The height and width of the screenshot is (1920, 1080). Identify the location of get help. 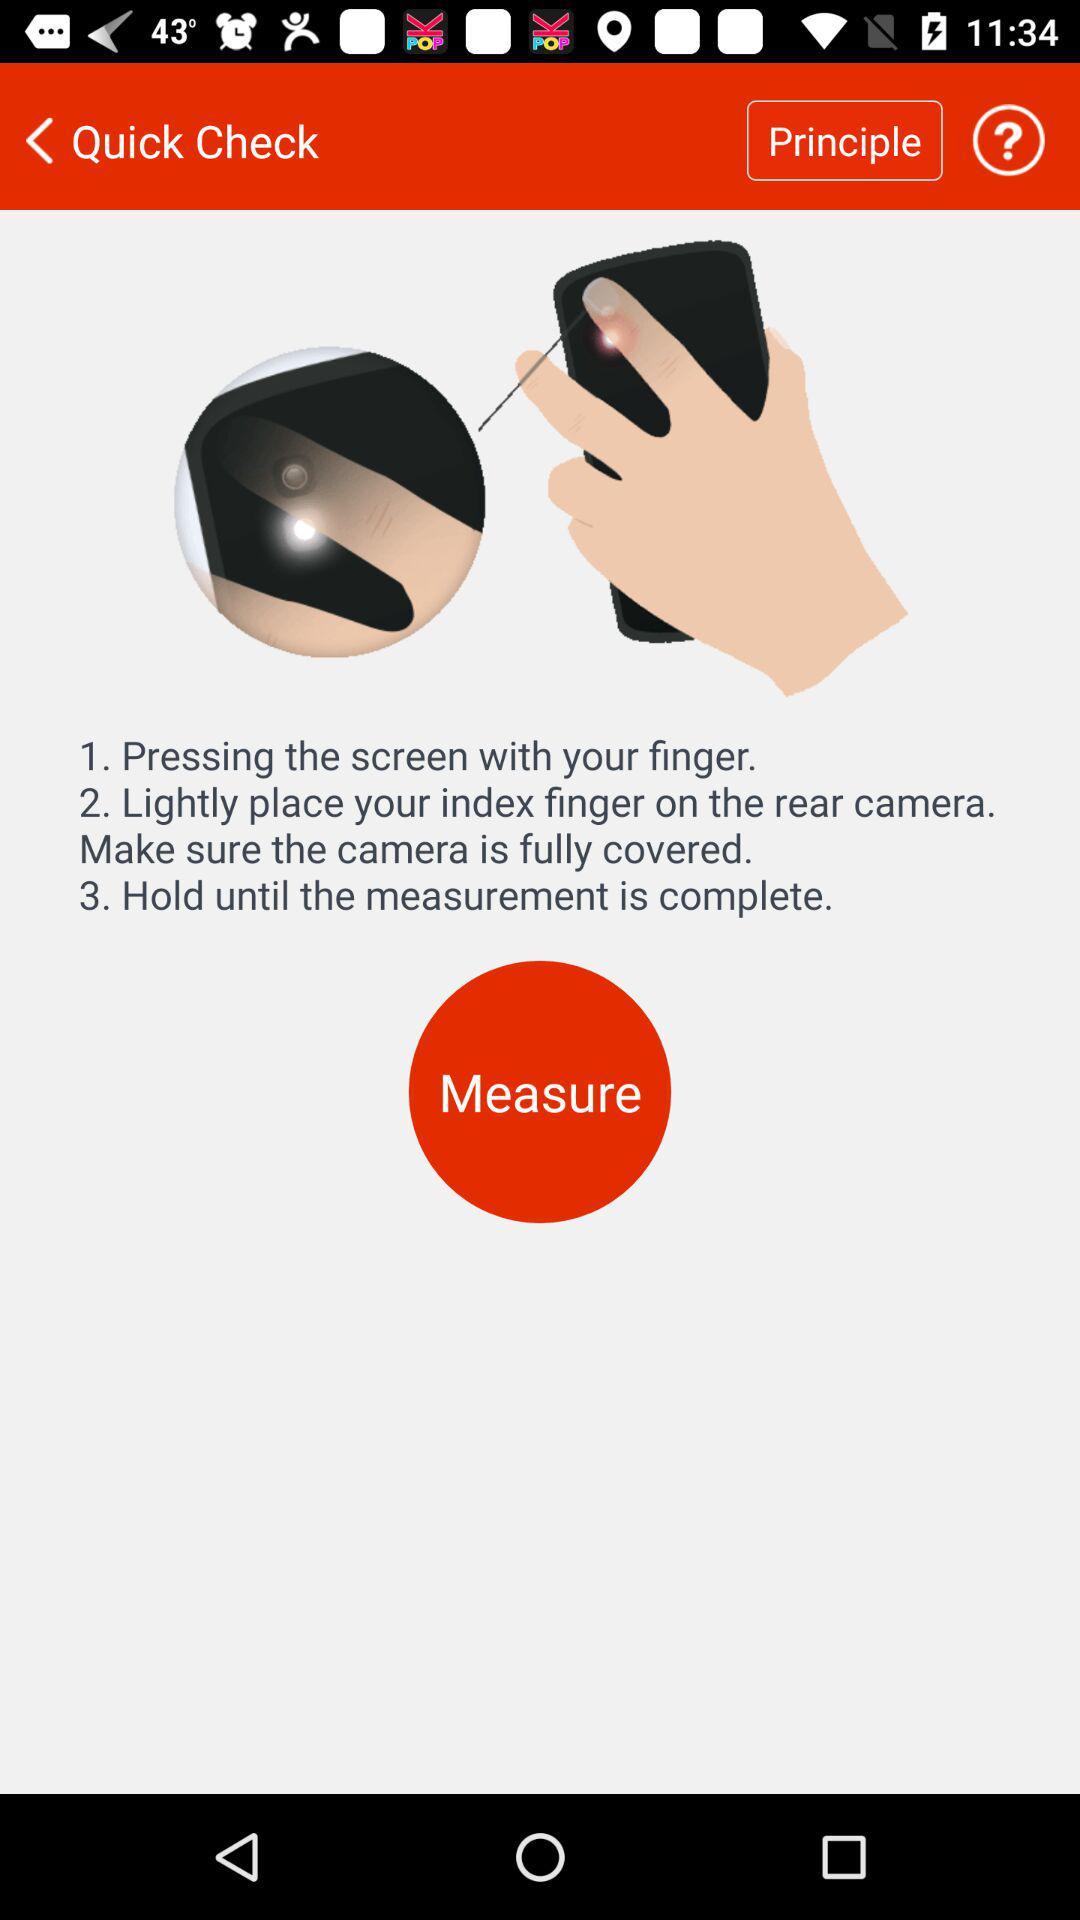
(1008, 139).